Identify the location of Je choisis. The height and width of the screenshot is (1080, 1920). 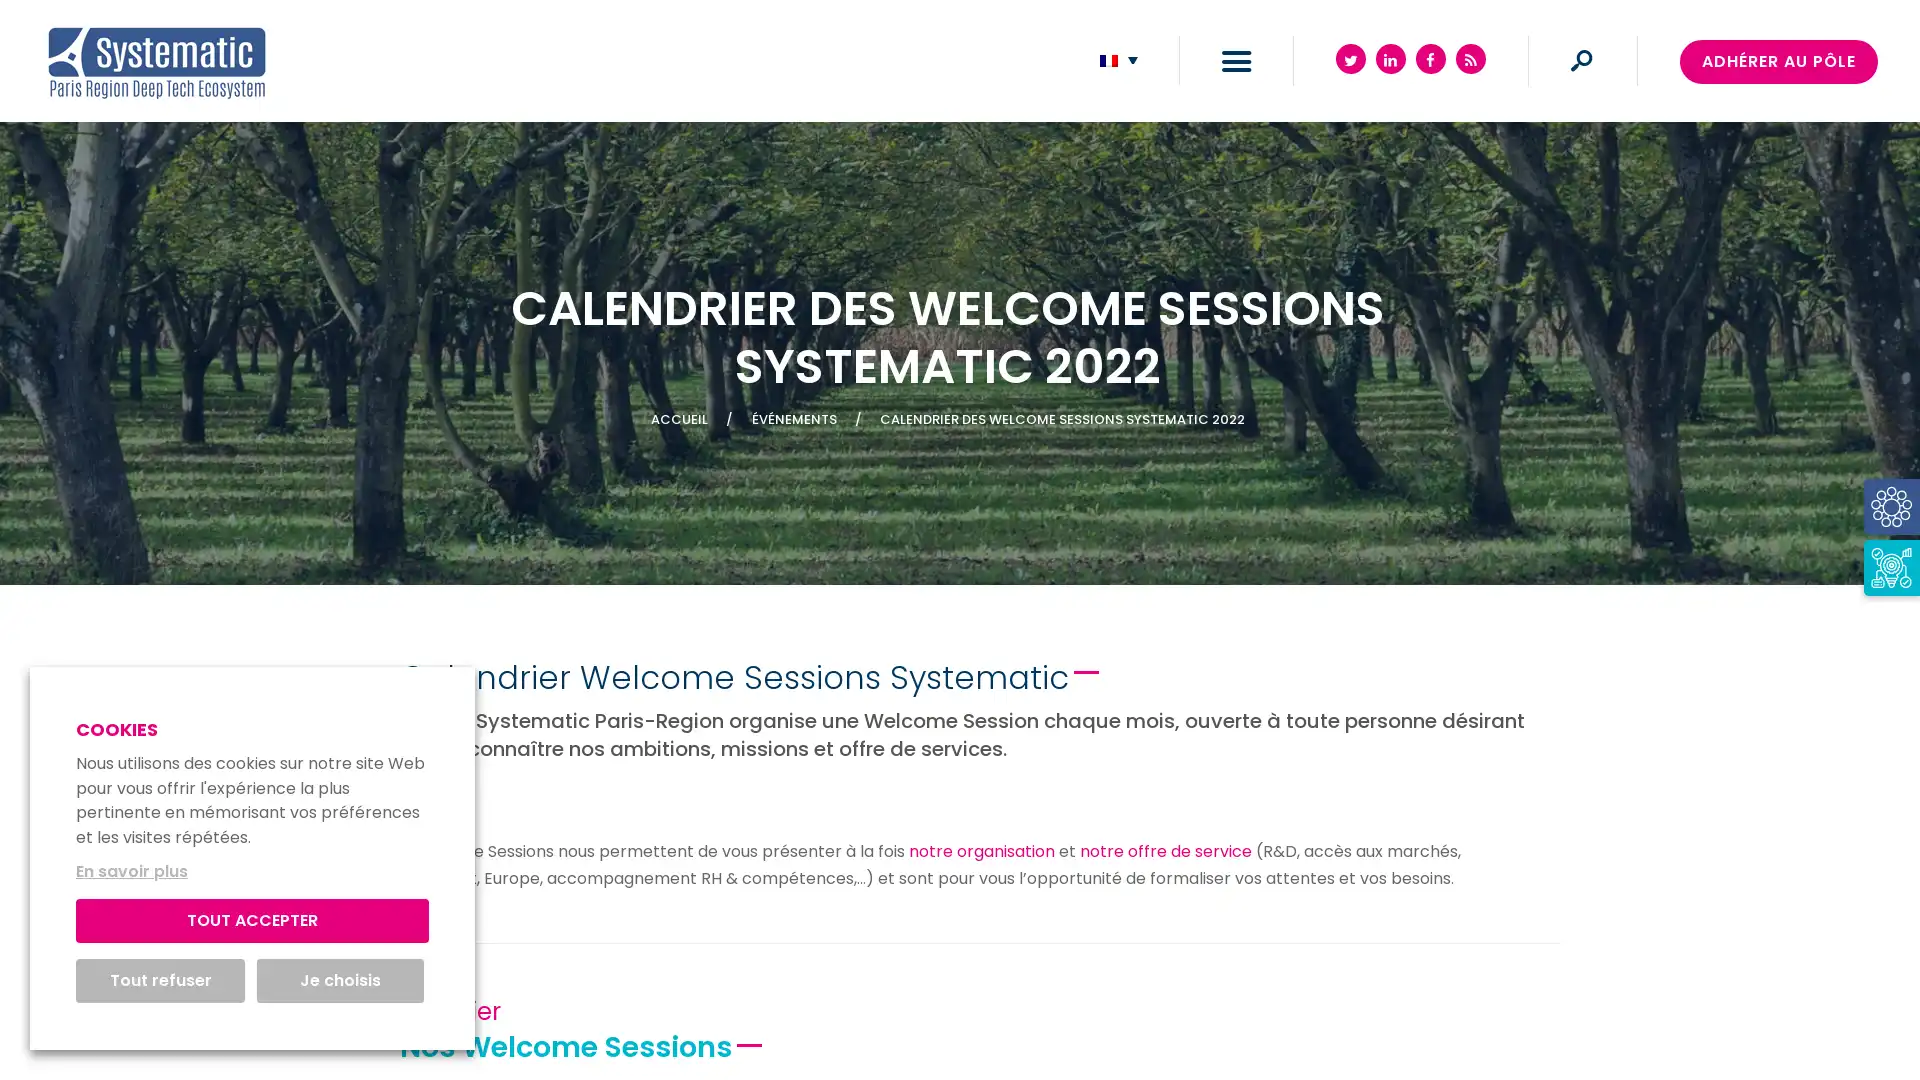
(340, 979).